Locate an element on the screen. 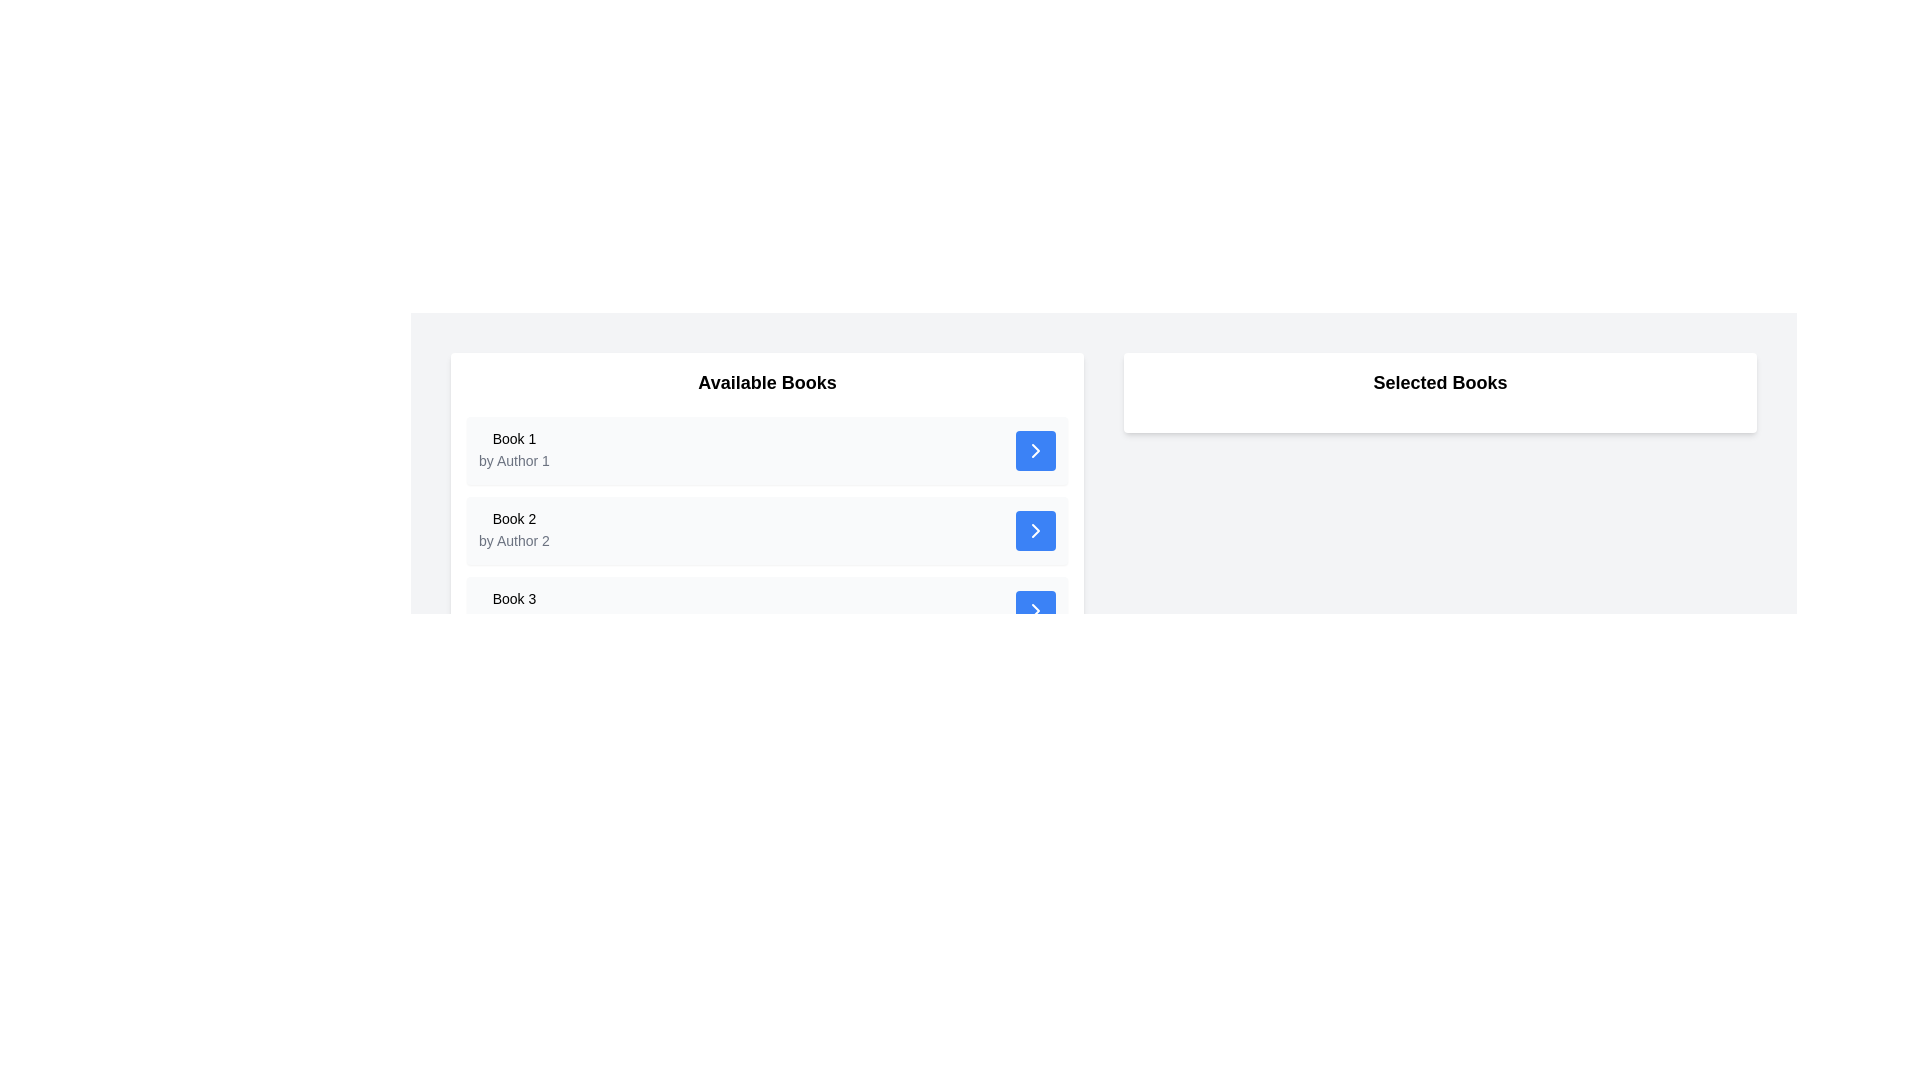 The height and width of the screenshot is (1080, 1920). the text label displaying the title of the third book in the 'Available Books' section, positioned above the author label 'by Author 3' is located at coordinates (514, 597).